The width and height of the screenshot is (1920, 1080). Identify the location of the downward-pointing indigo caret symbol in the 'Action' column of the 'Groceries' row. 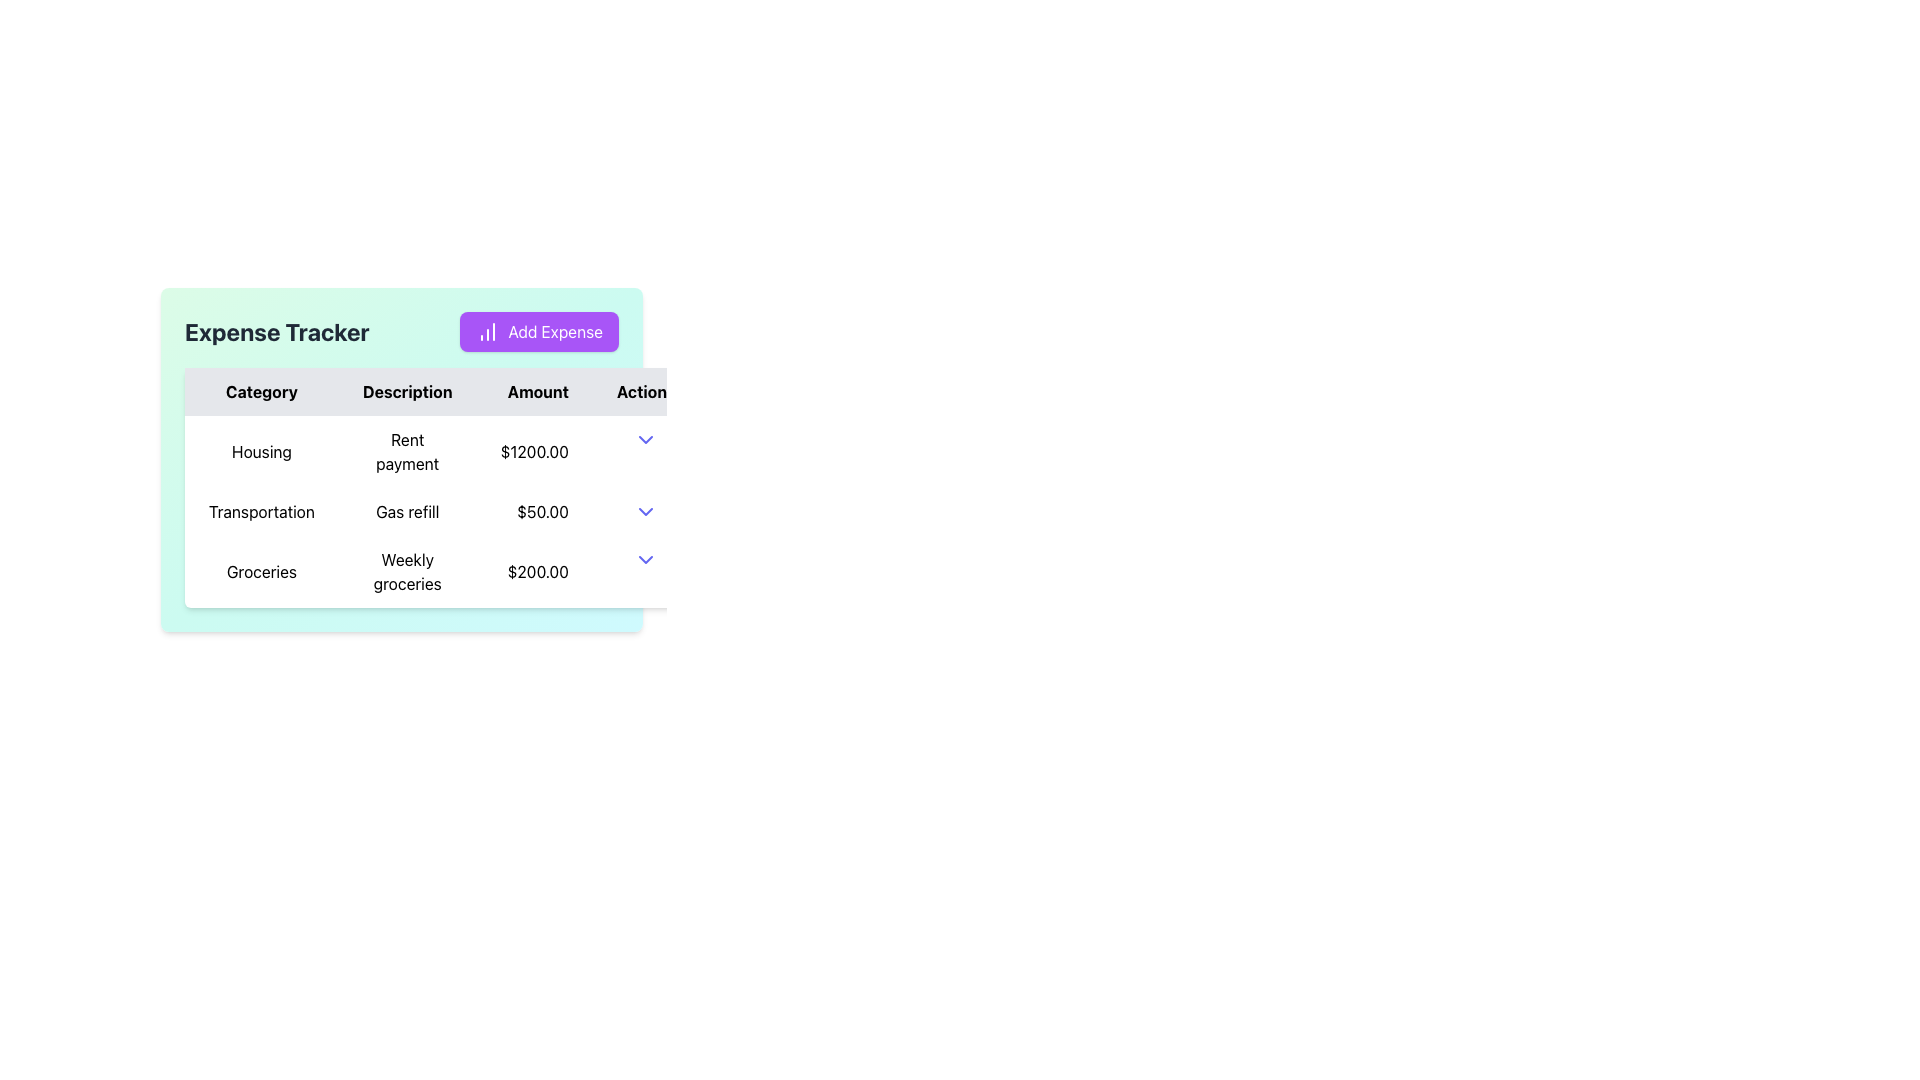
(646, 559).